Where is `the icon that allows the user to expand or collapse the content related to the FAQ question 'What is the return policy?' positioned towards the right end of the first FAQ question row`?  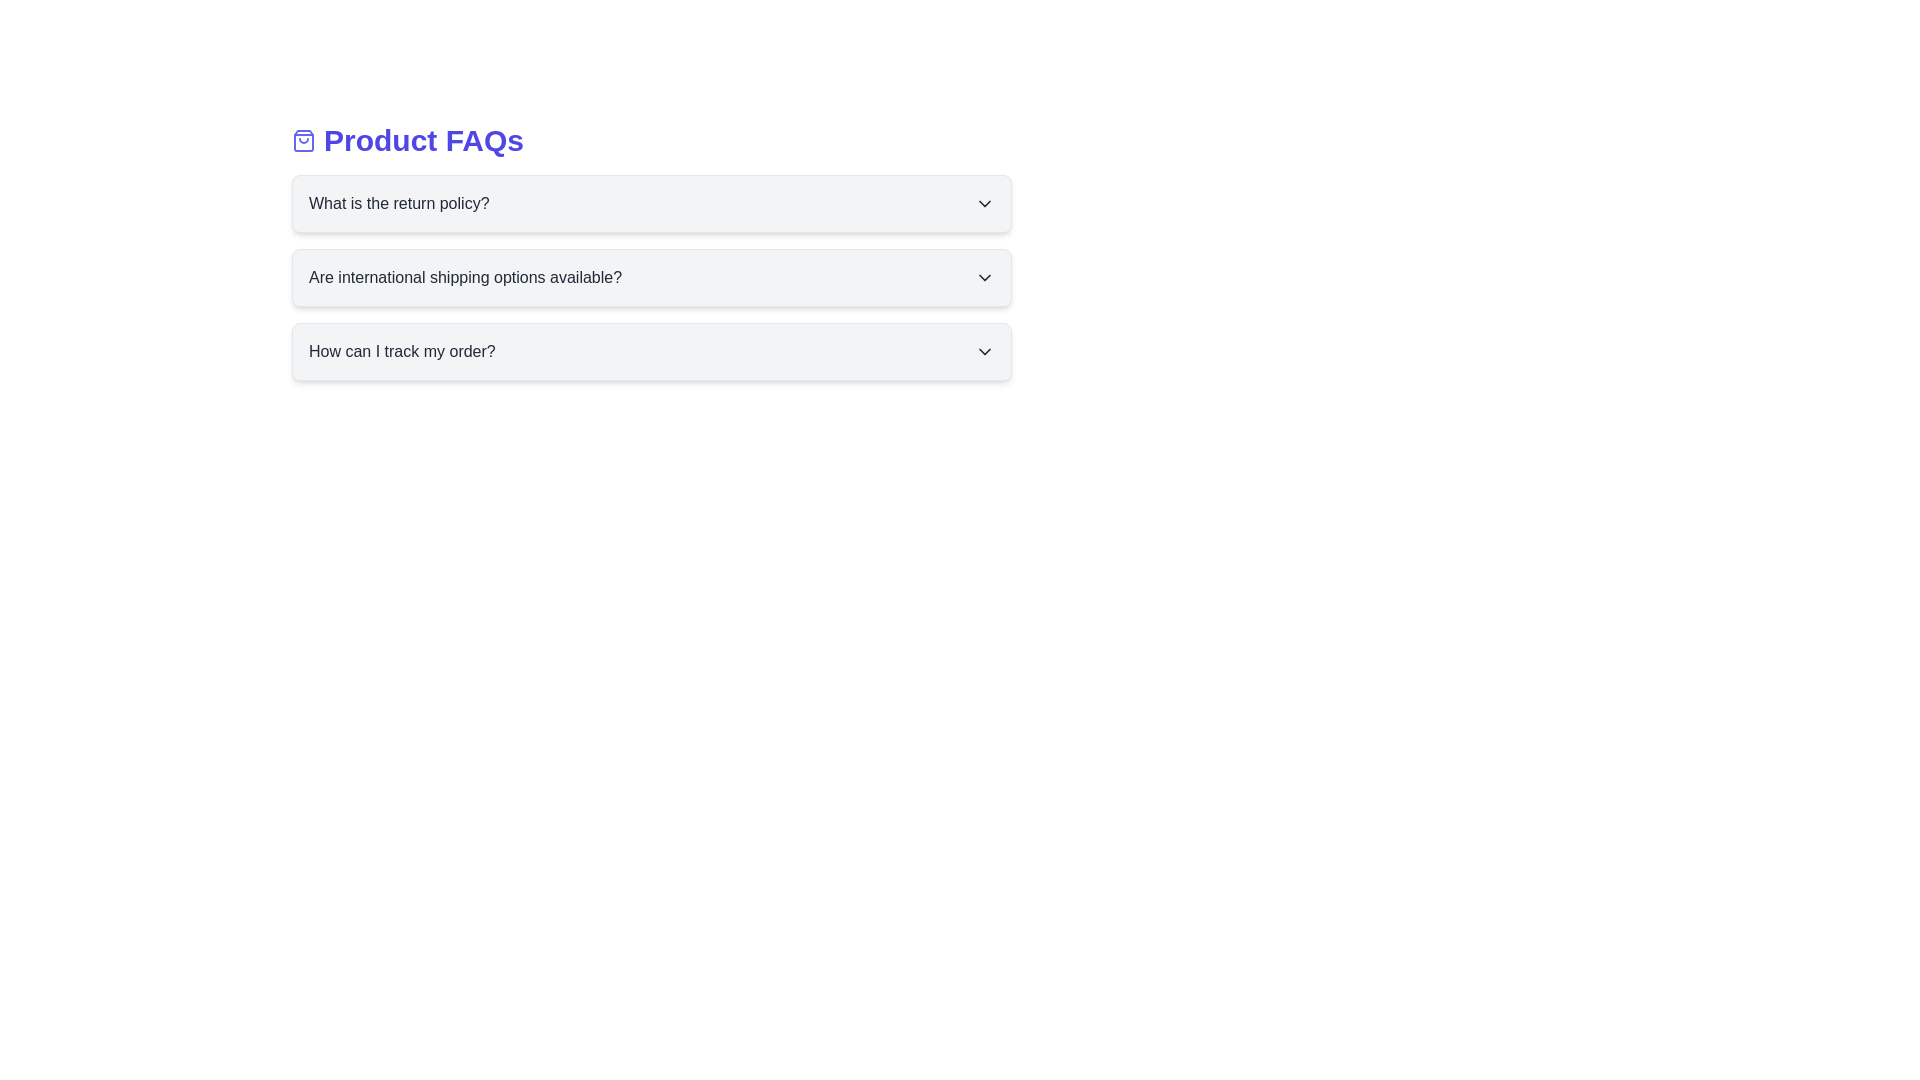
the icon that allows the user to expand or collapse the content related to the FAQ question 'What is the return policy?' positioned towards the right end of the first FAQ question row is located at coordinates (984, 204).